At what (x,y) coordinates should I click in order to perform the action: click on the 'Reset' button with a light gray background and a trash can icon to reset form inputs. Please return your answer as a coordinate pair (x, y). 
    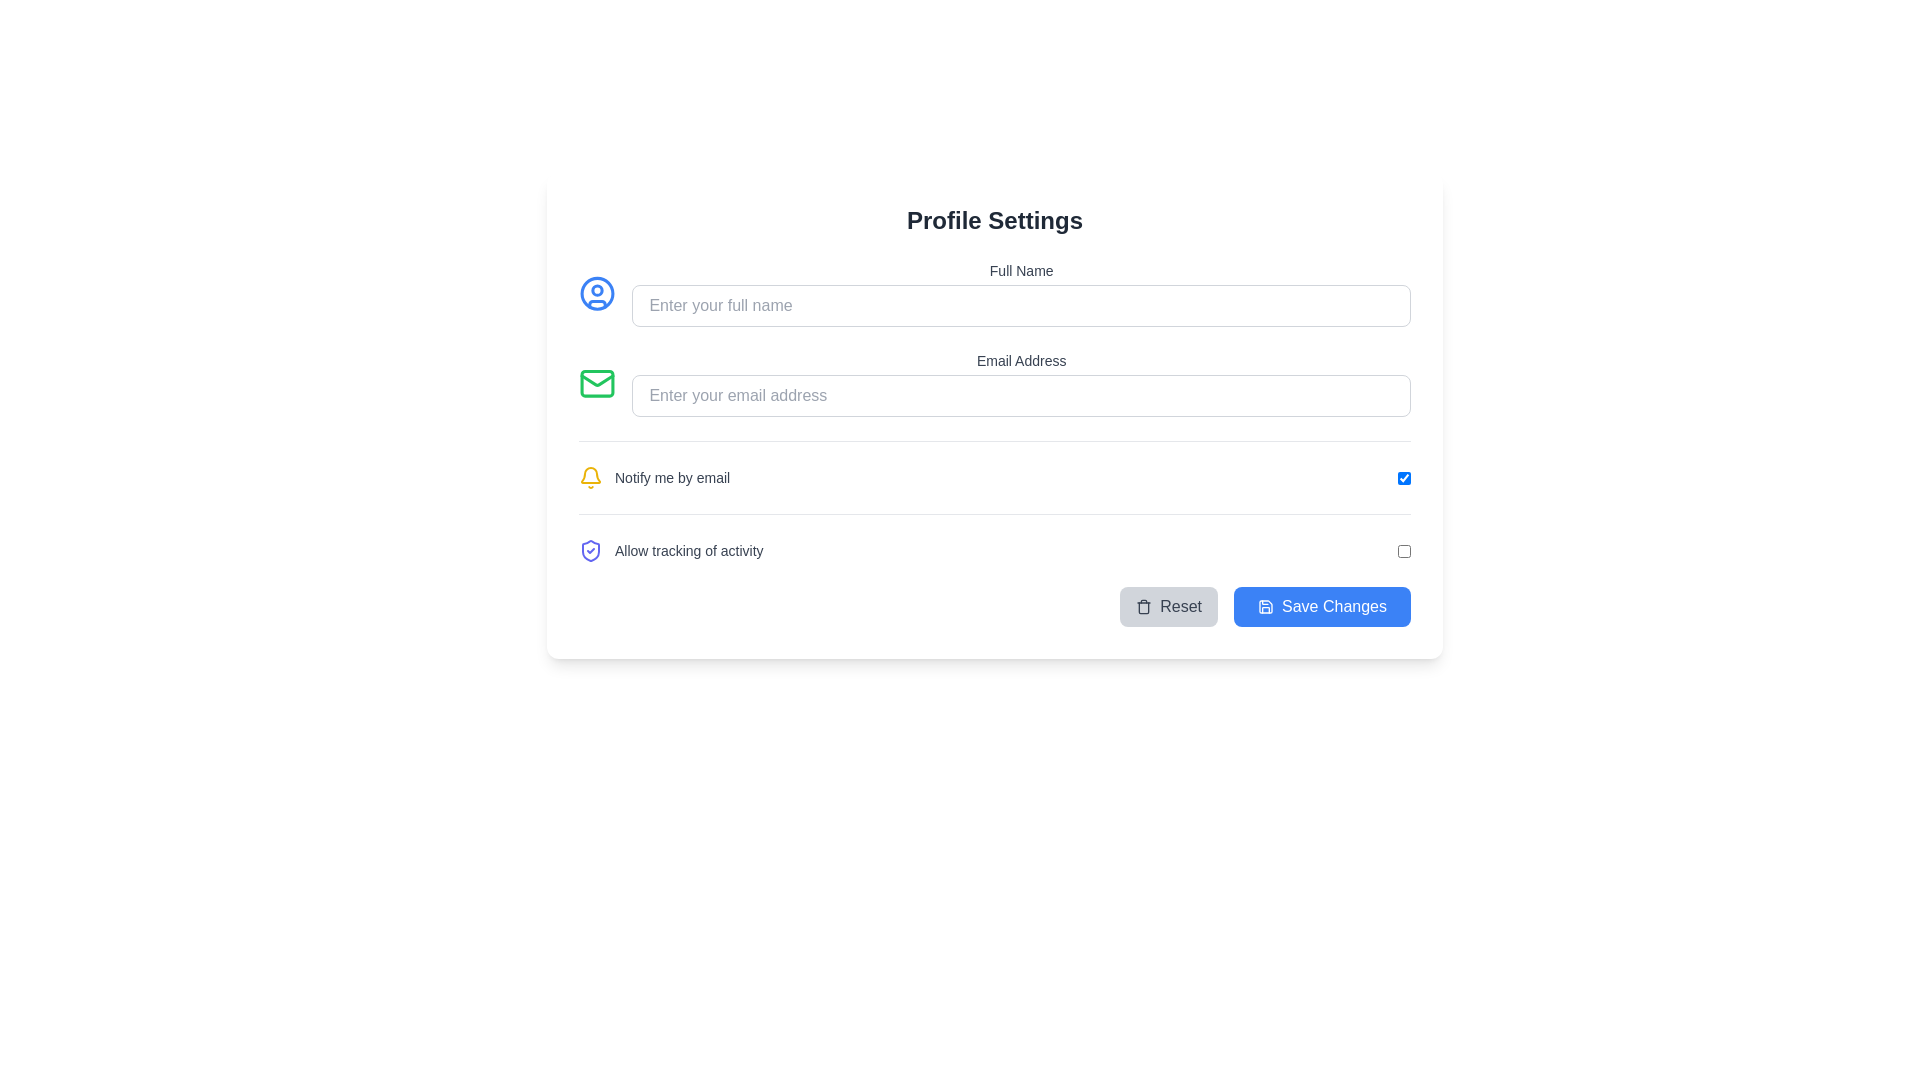
    Looking at the image, I should click on (1169, 605).